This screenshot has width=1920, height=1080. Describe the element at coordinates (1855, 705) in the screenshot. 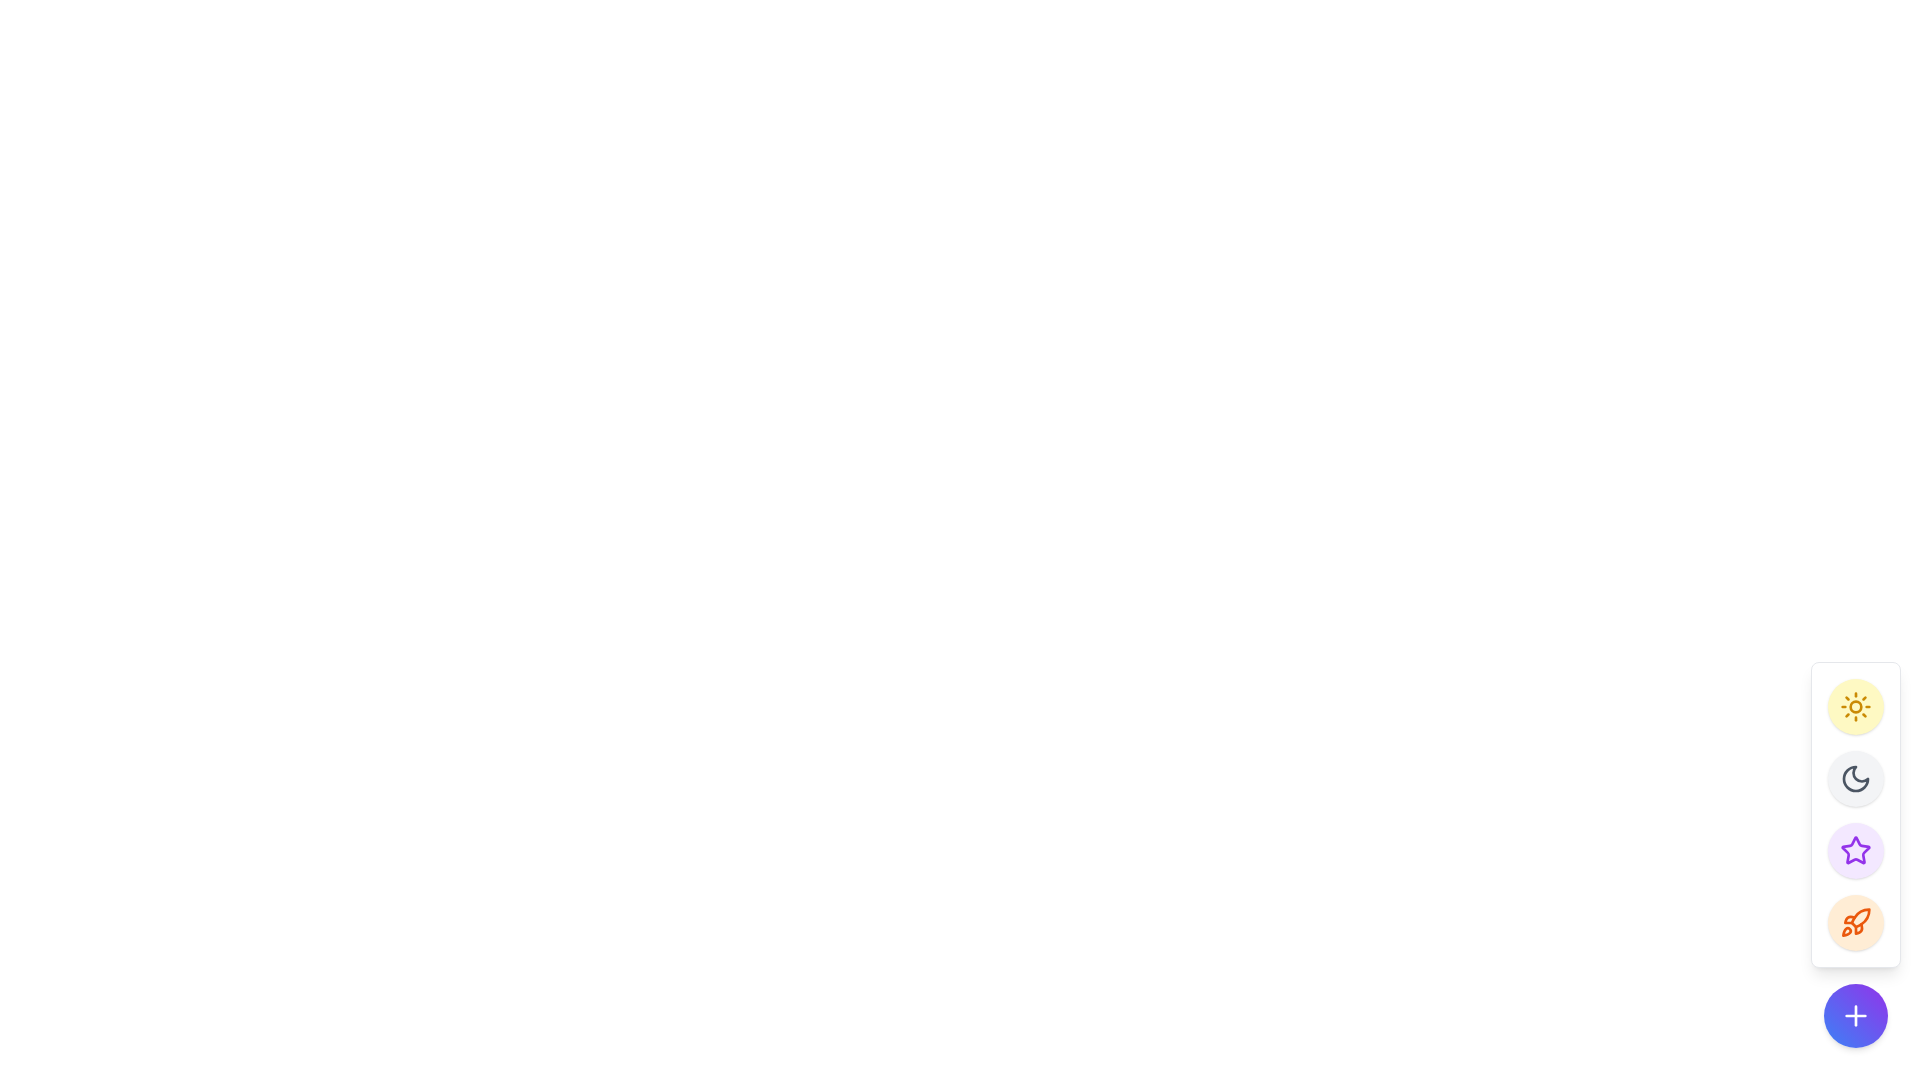

I see `the topmost circular button with a sun icon and a yellow background in the vertical menu of buttons located at the bottom-right edge of the interface` at that location.